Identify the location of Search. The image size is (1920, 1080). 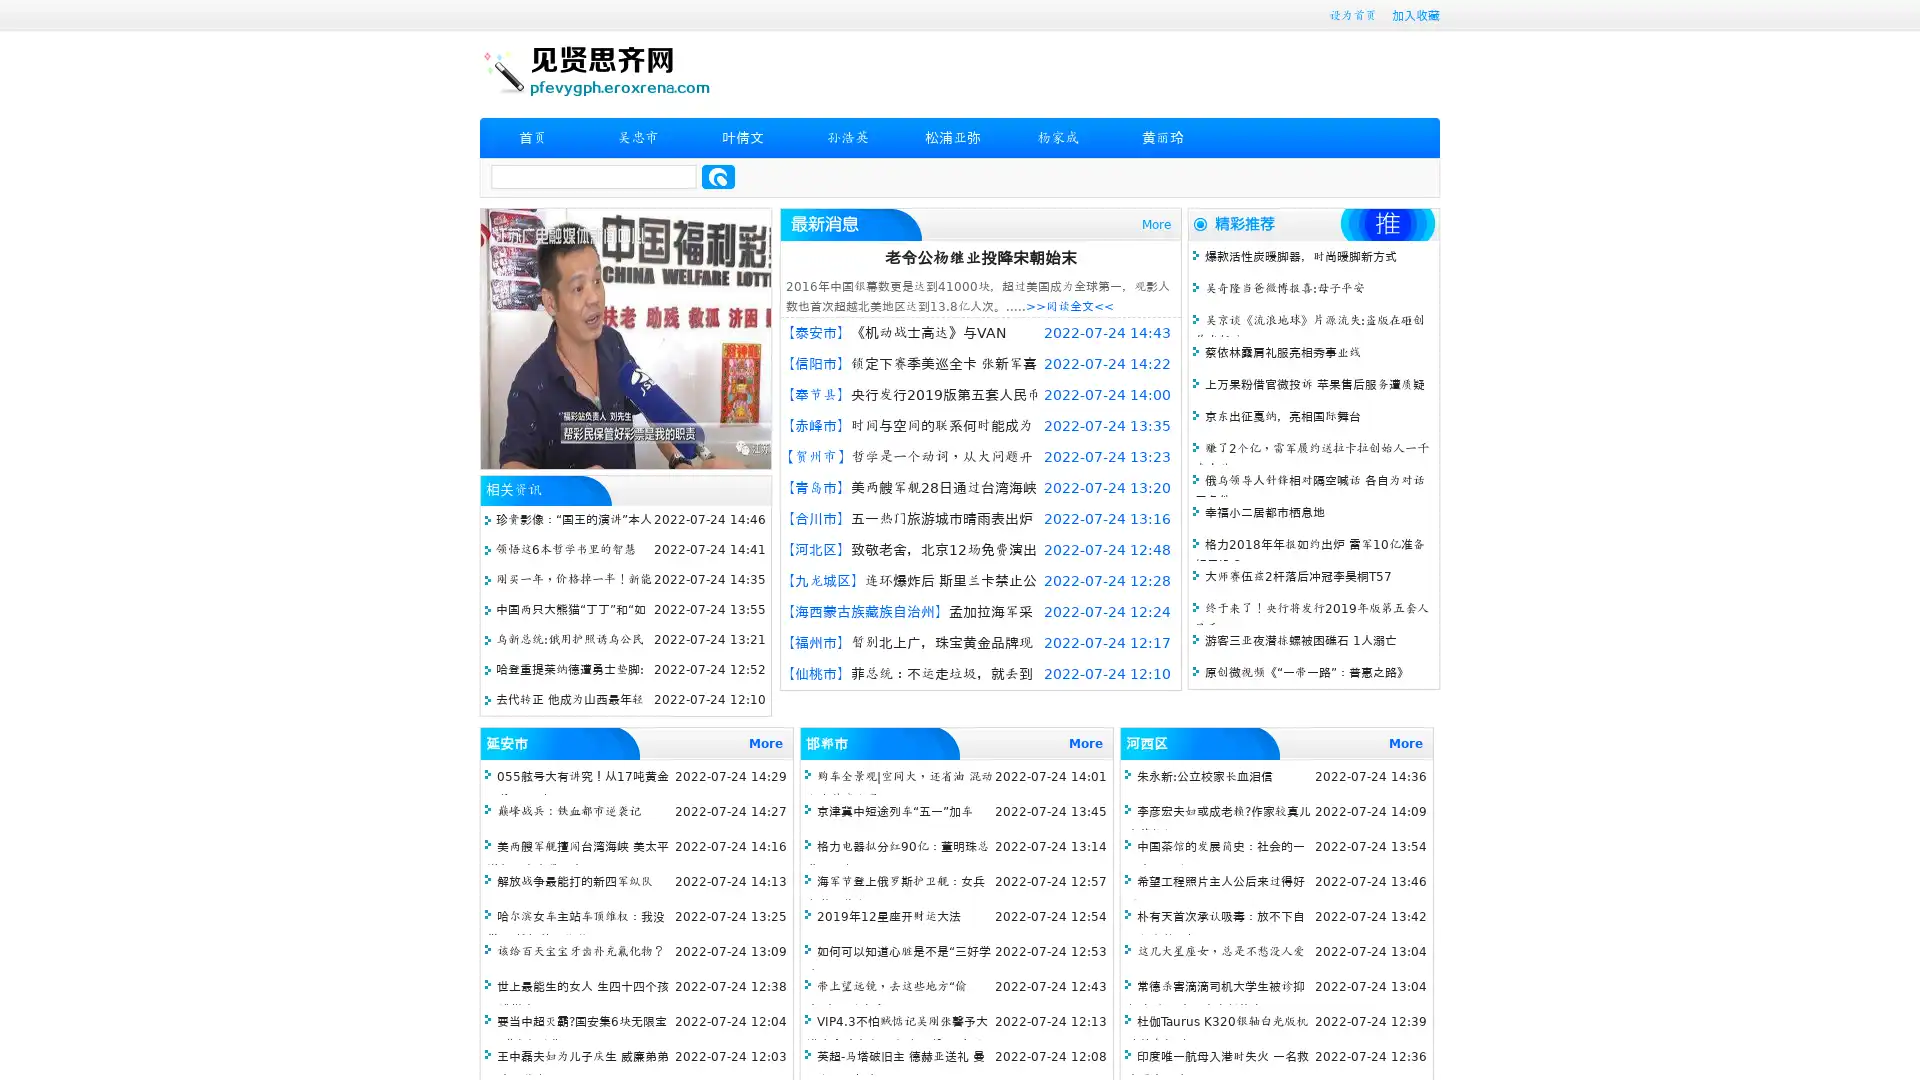
(718, 176).